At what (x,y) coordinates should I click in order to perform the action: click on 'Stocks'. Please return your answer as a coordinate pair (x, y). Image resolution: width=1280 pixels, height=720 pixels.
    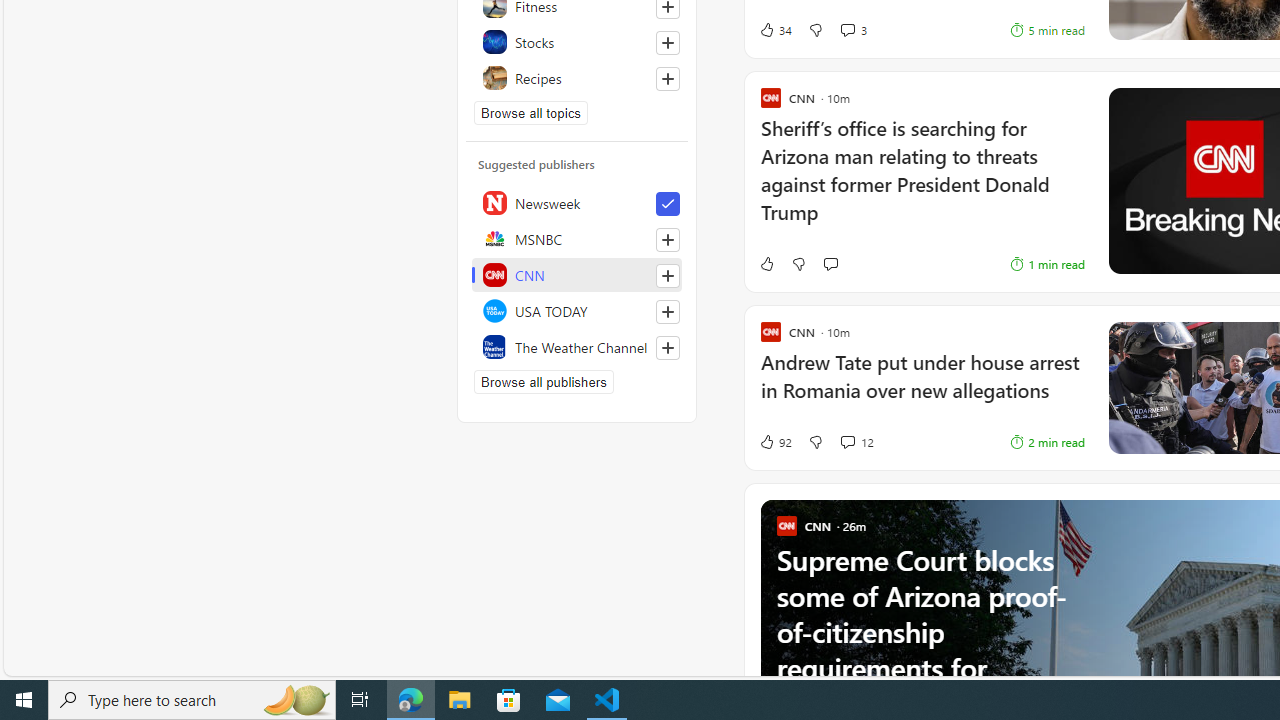
    Looking at the image, I should click on (576, 42).